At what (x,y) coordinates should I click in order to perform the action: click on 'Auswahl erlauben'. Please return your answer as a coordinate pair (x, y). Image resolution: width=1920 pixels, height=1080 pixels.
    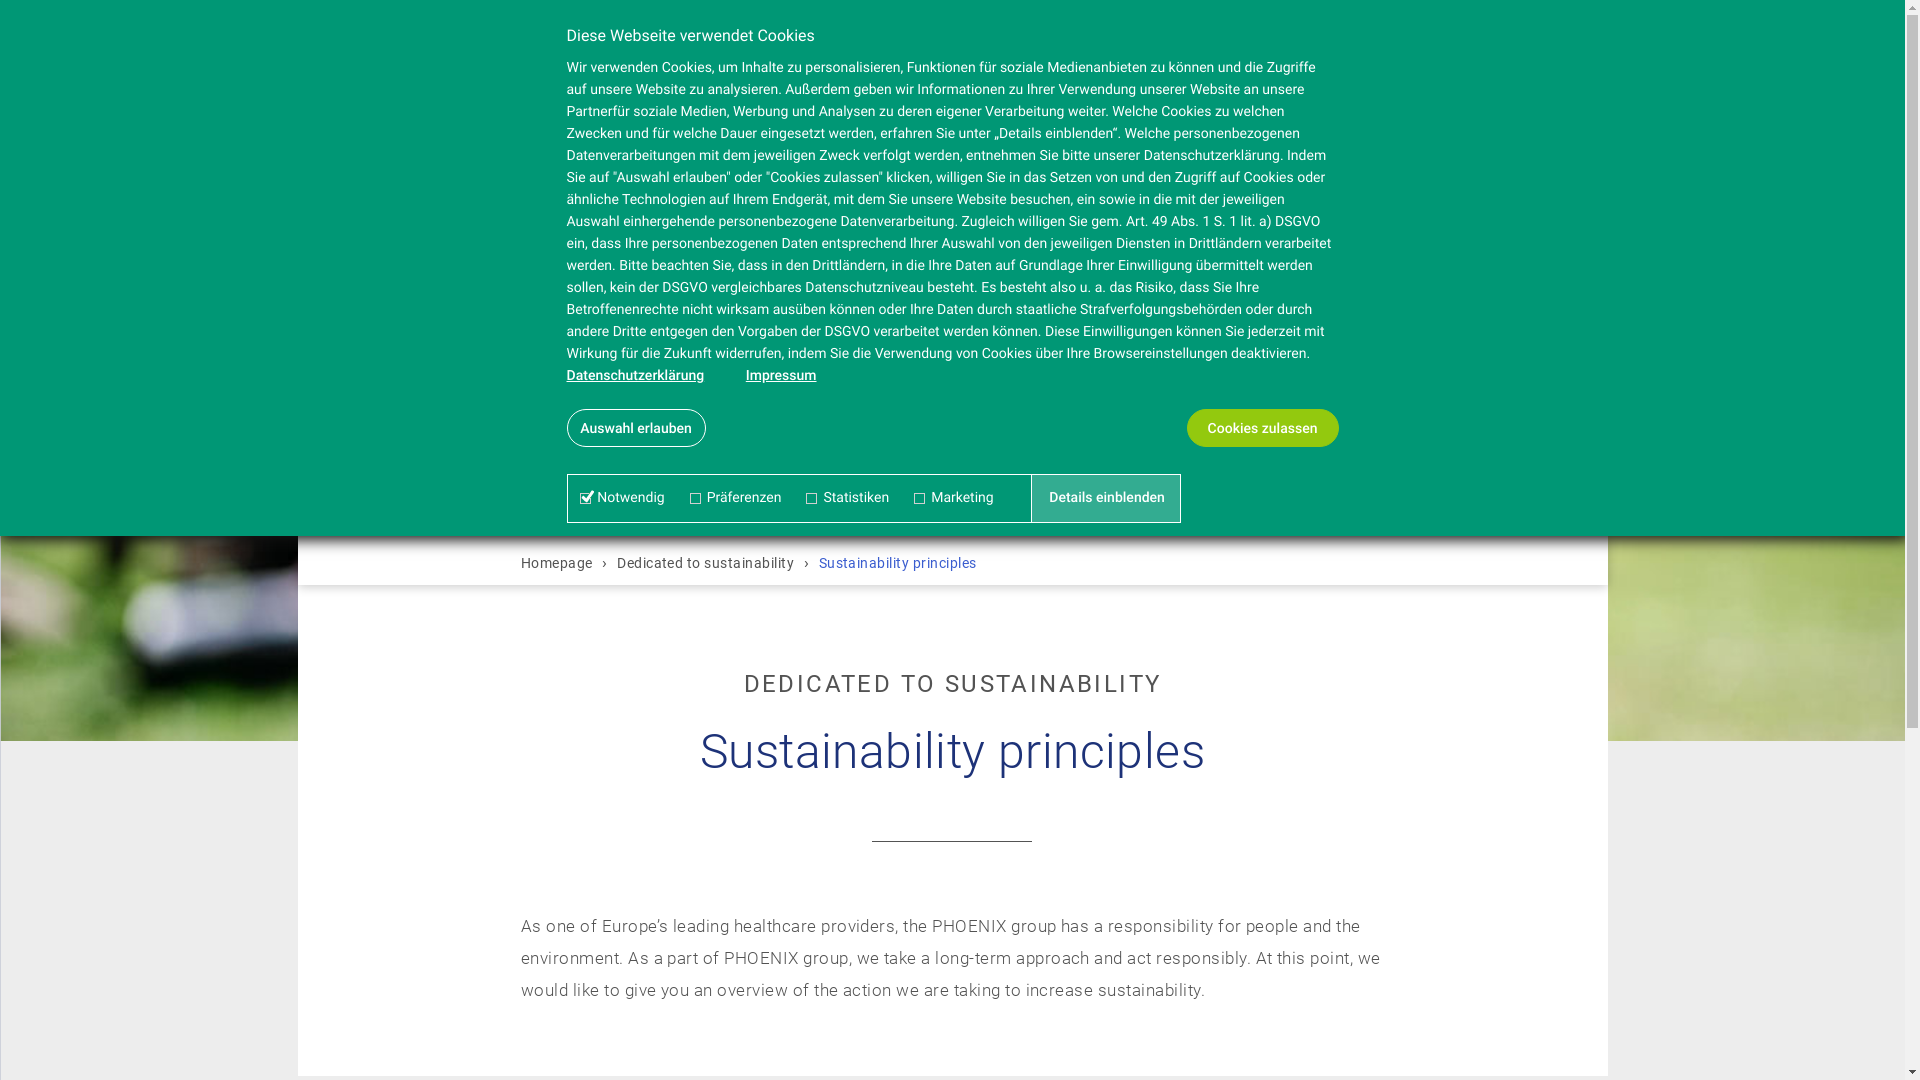
    Looking at the image, I should click on (634, 427).